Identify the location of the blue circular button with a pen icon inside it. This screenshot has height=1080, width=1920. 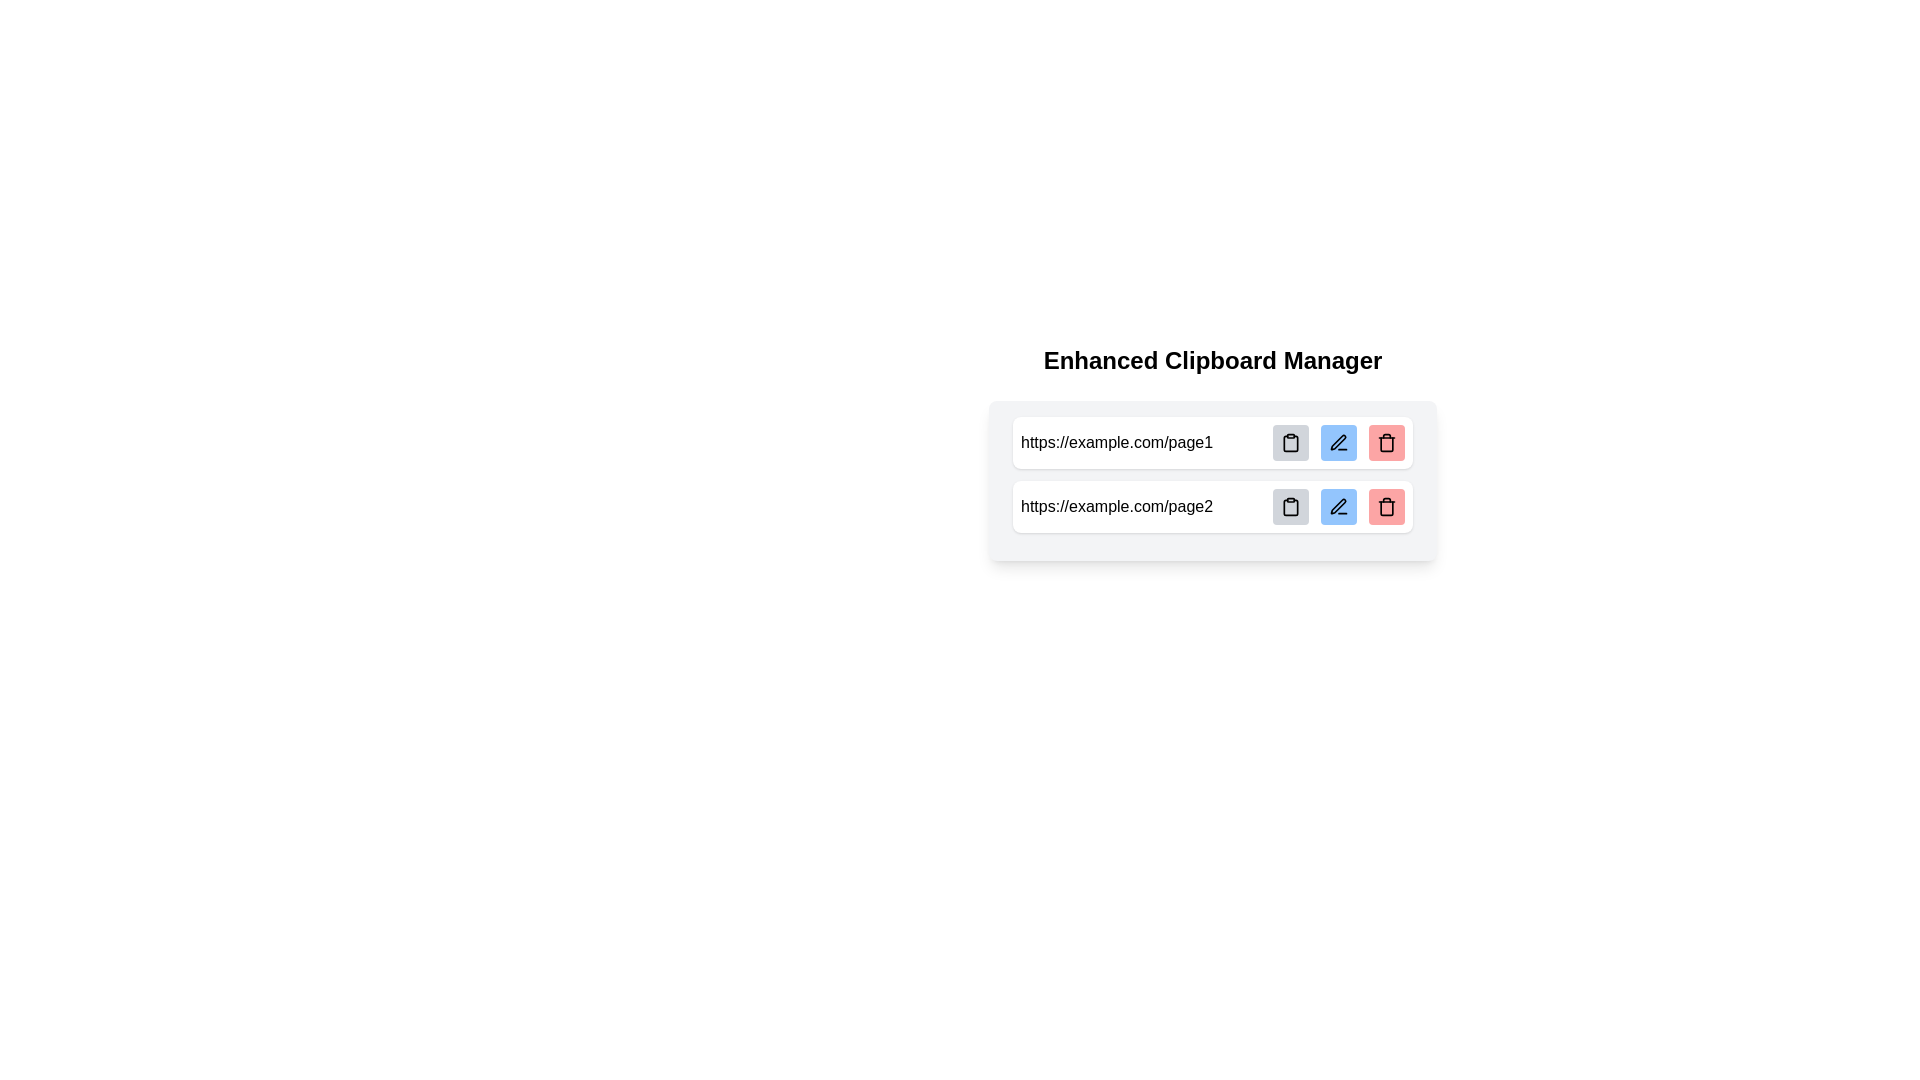
(1339, 442).